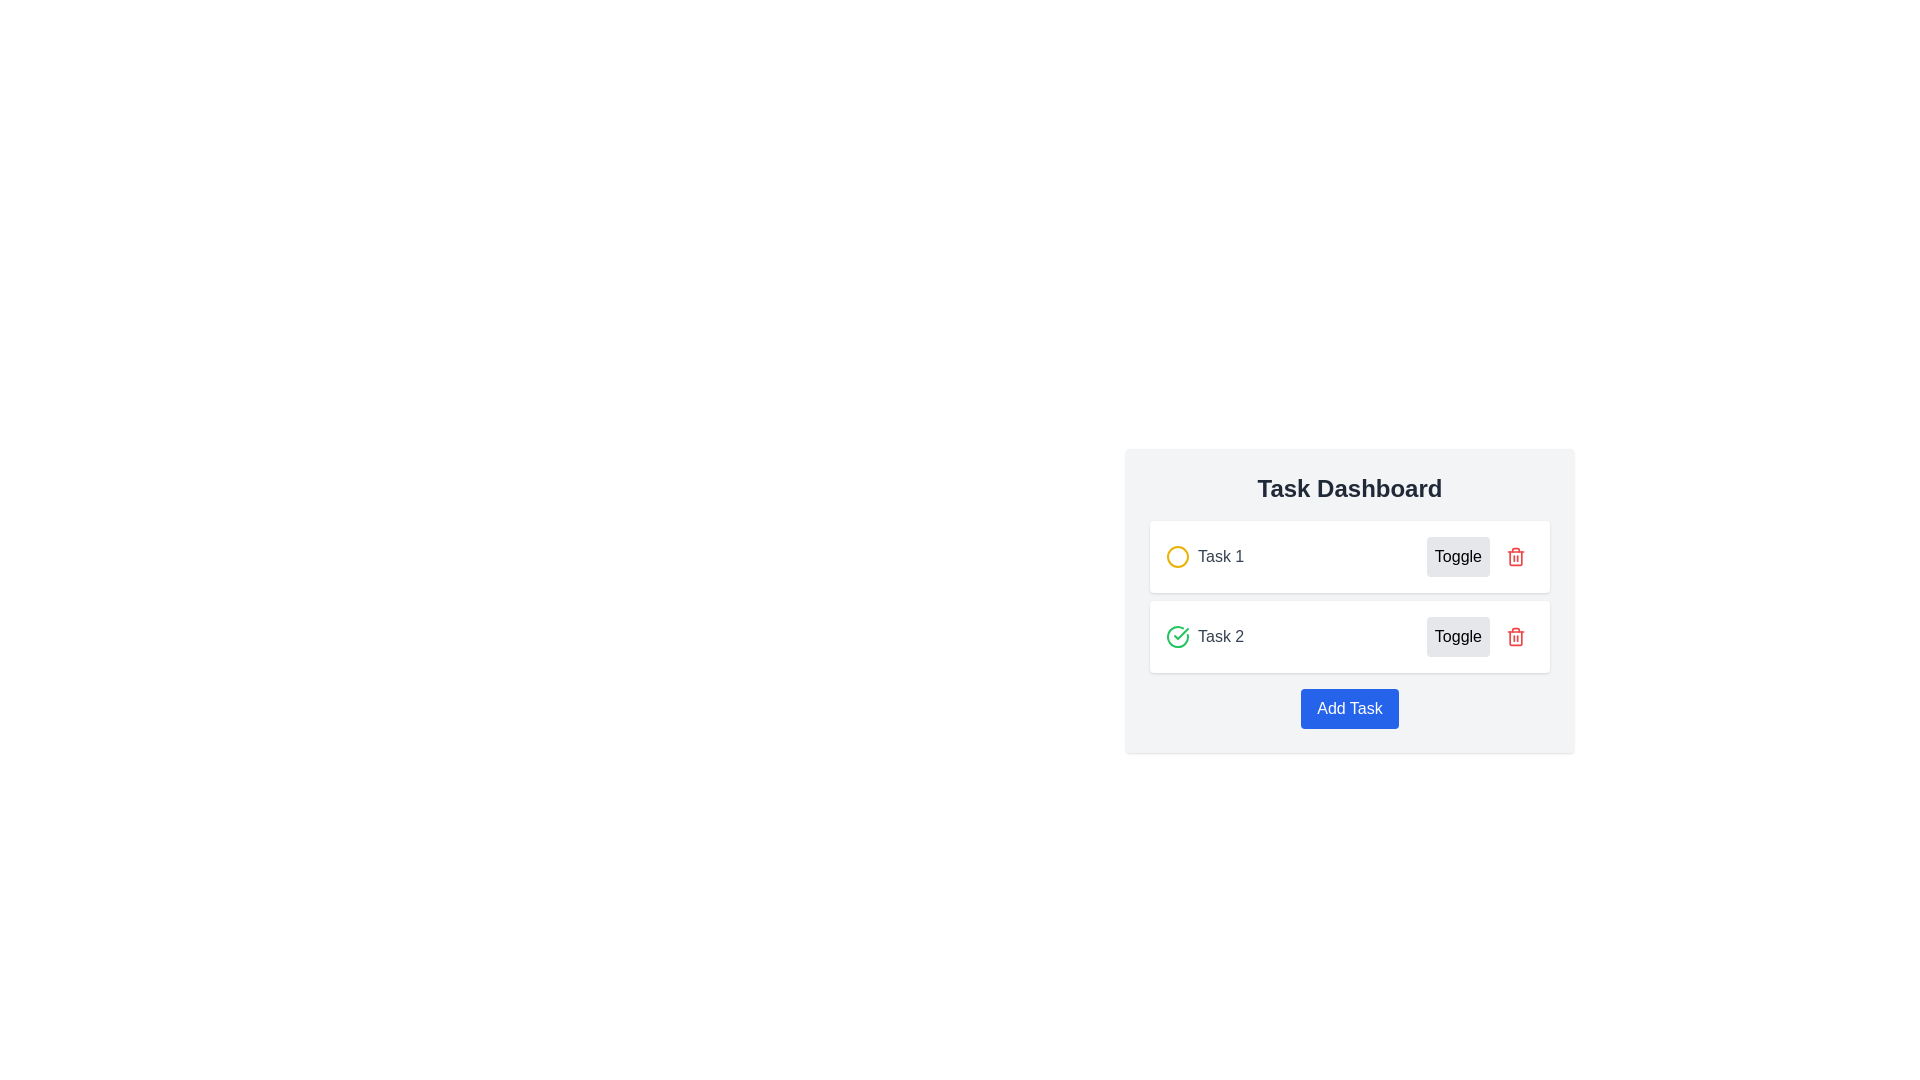  What do you see at coordinates (1480, 556) in the screenshot?
I see `the toggle button located to the right side of the 'Task 1' box, just before the trashcan icon, to change its appearance` at bounding box center [1480, 556].